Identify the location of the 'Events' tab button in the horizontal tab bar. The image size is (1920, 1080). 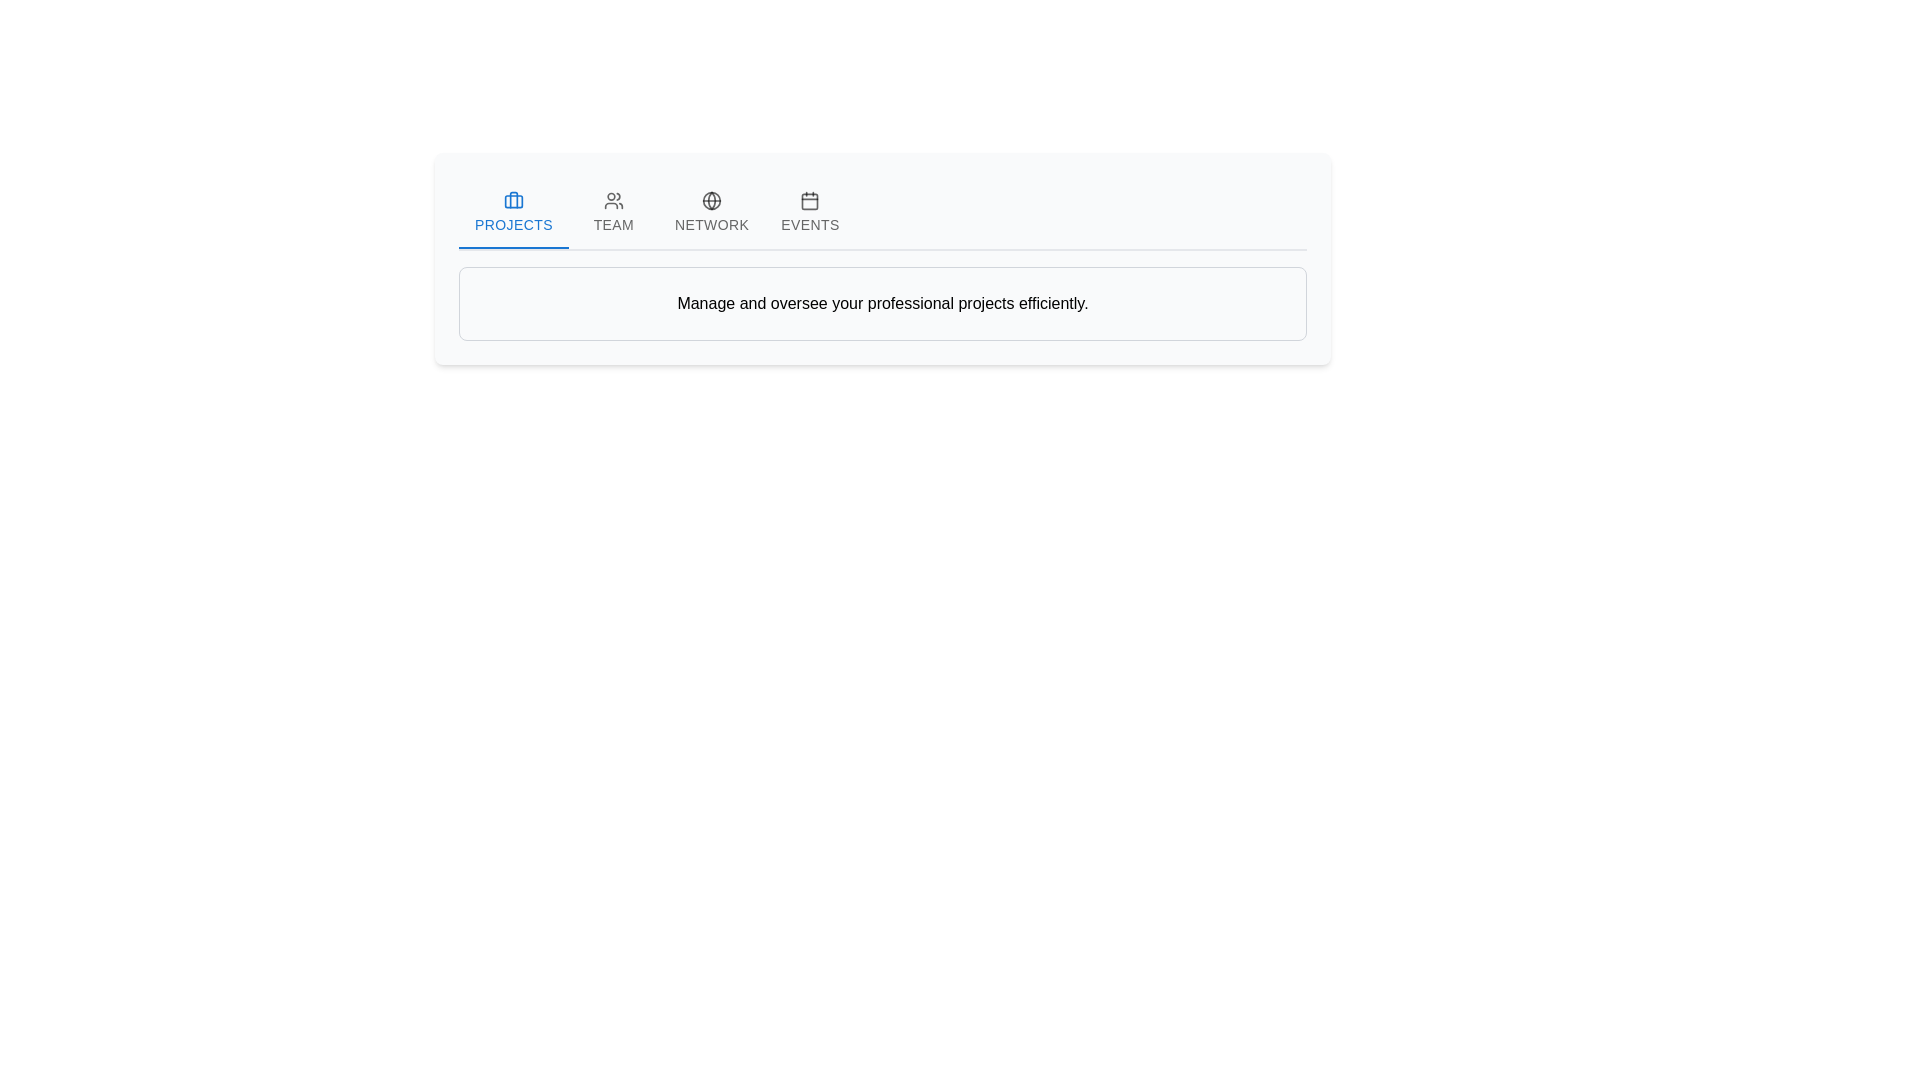
(810, 212).